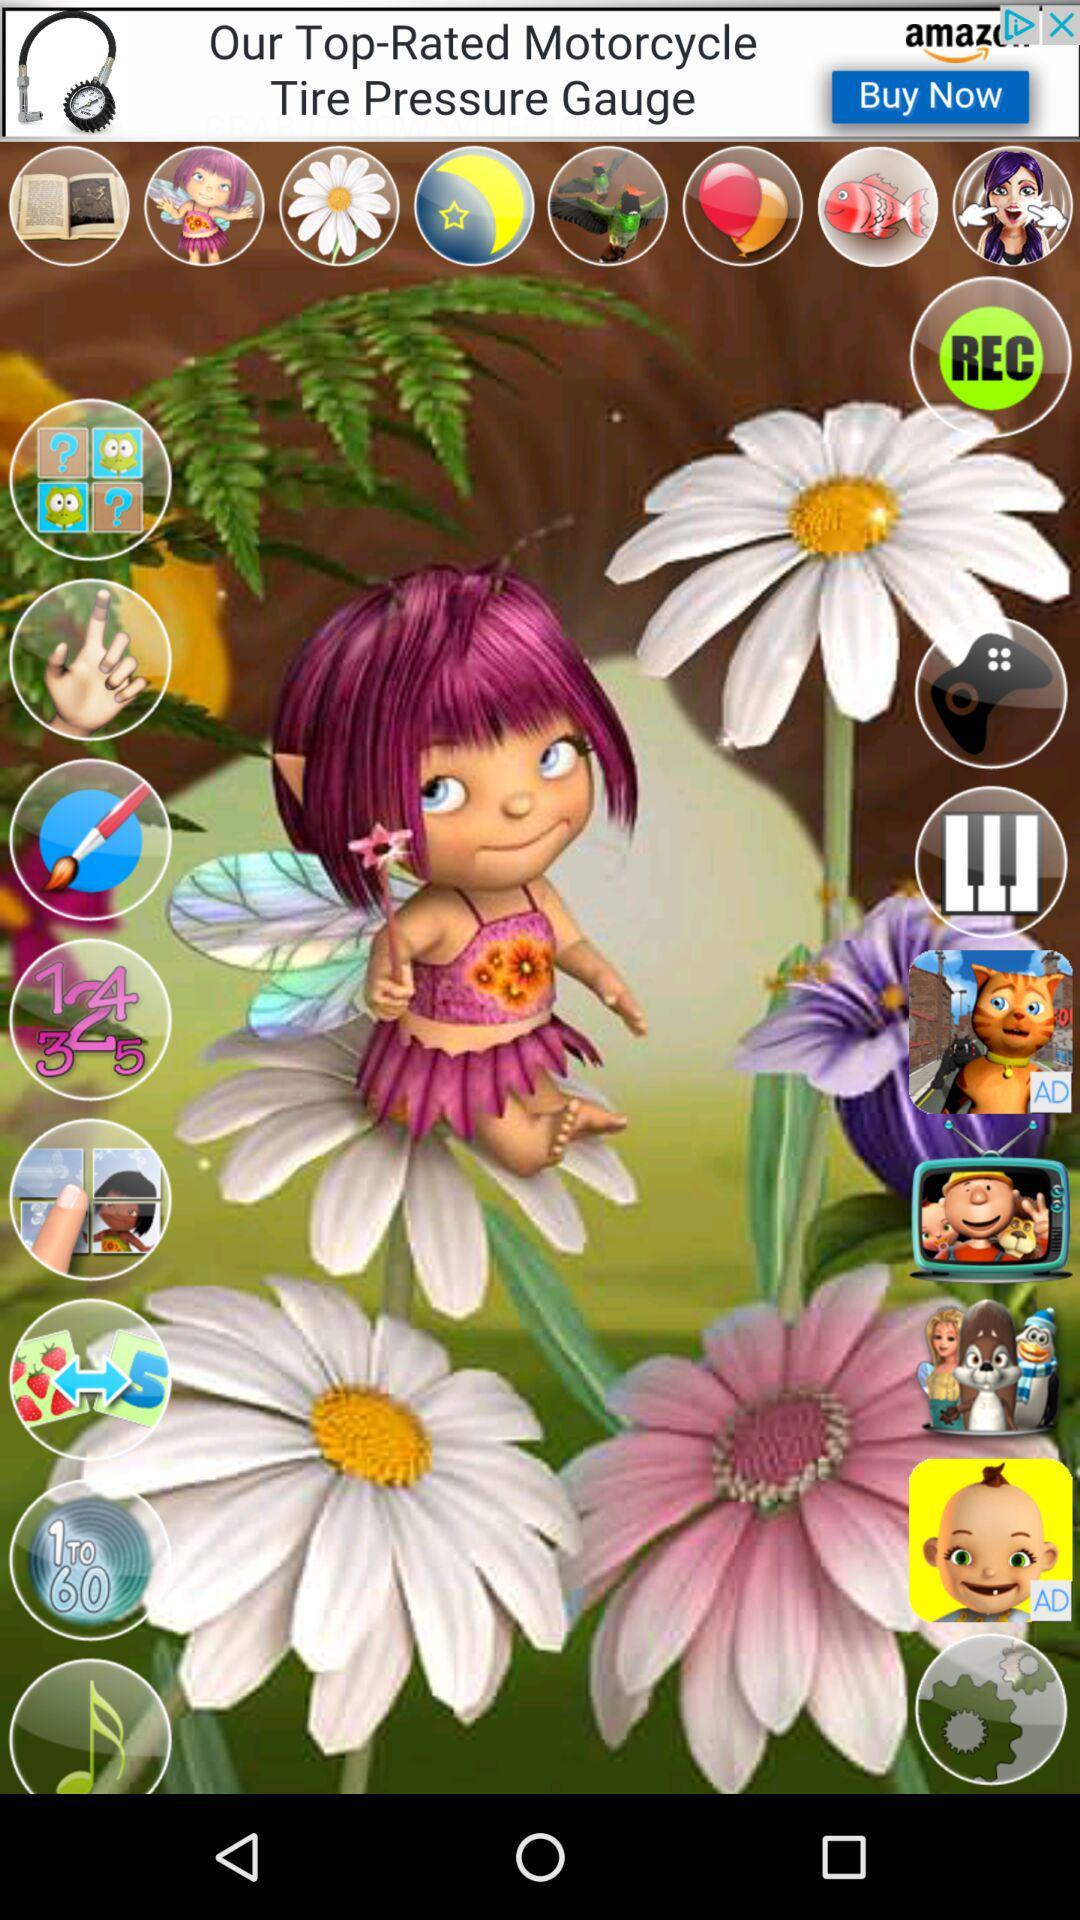 The height and width of the screenshot is (1920, 1080). Describe the element at coordinates (88, 840) in the screenshot. I see `use pencil` at that location.